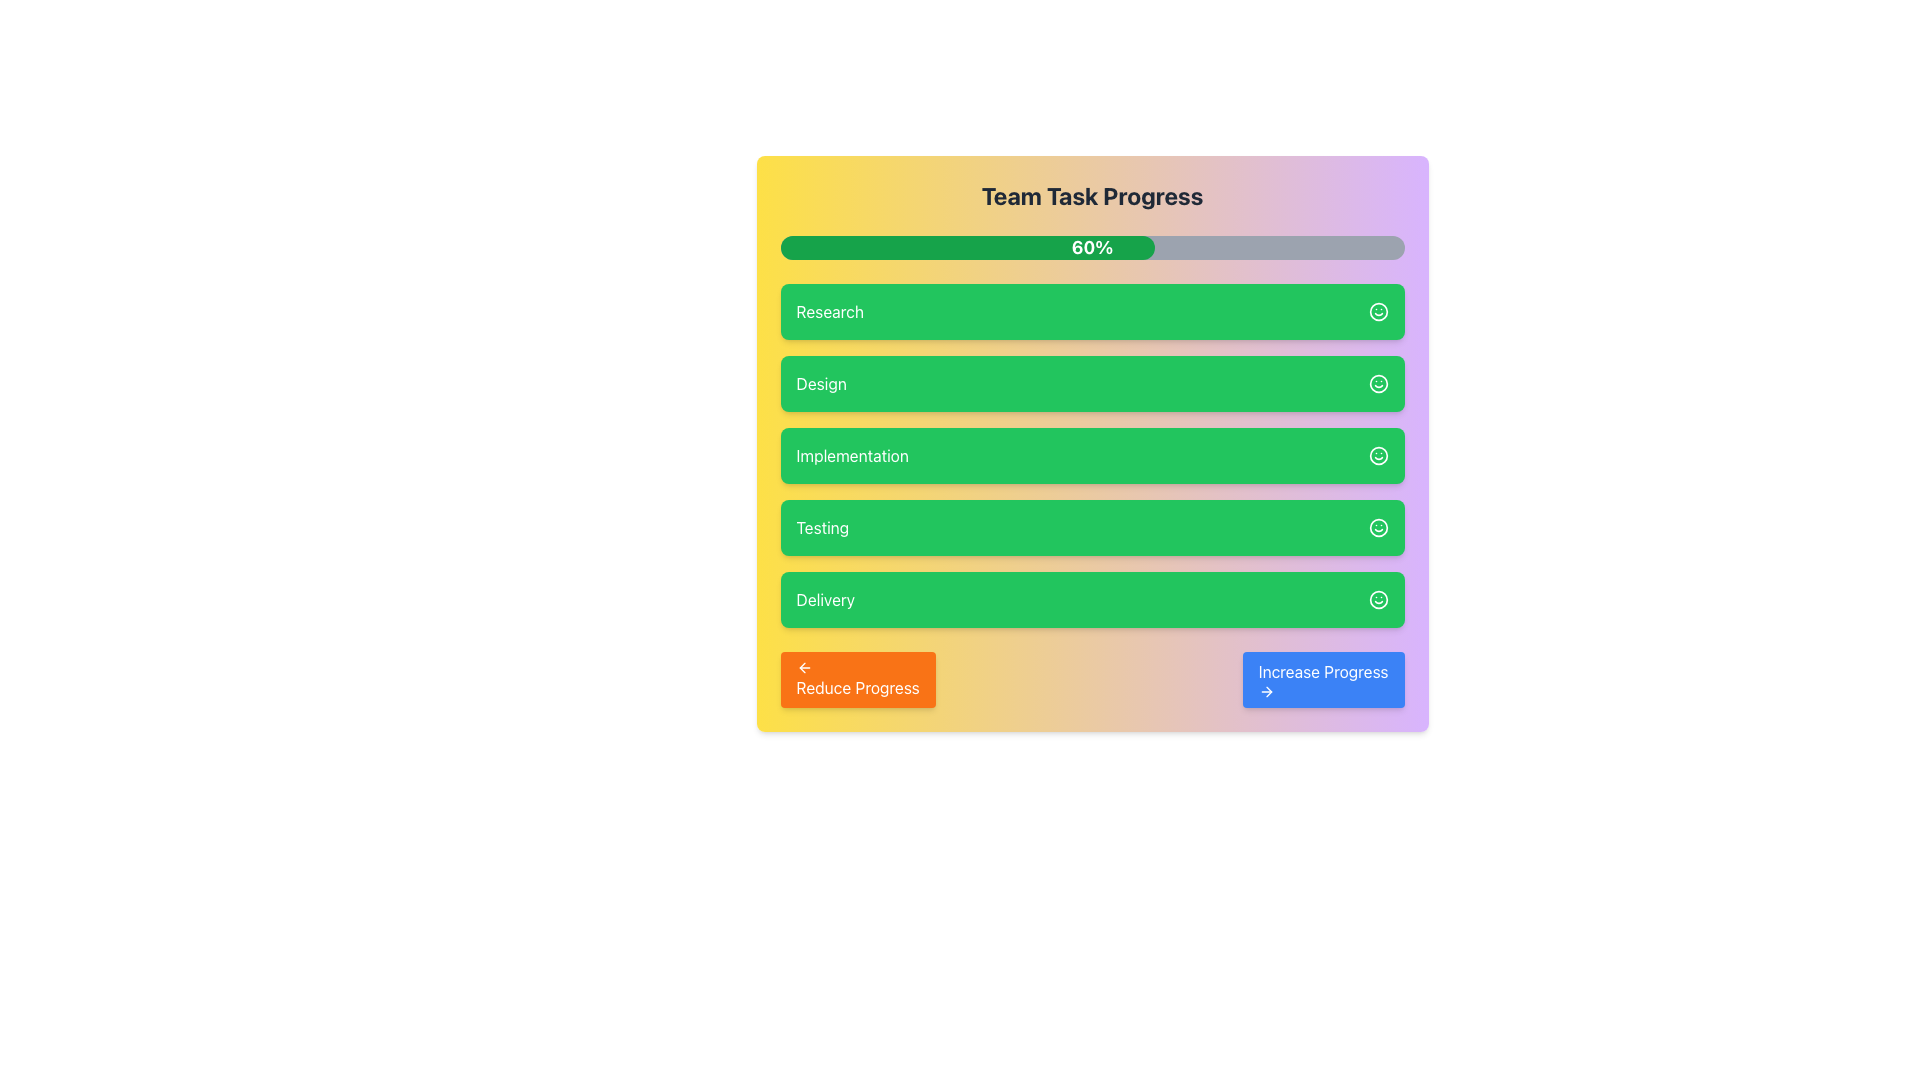 This screenshot has height=1080, width=1920. What do you see at coordinates (1377, 312) in the screenshot?
I see `the success indicator icon located at the upper right corner of the 'Research' row under the 'Team Task Progress' header` at bounding box center [1377, 312].